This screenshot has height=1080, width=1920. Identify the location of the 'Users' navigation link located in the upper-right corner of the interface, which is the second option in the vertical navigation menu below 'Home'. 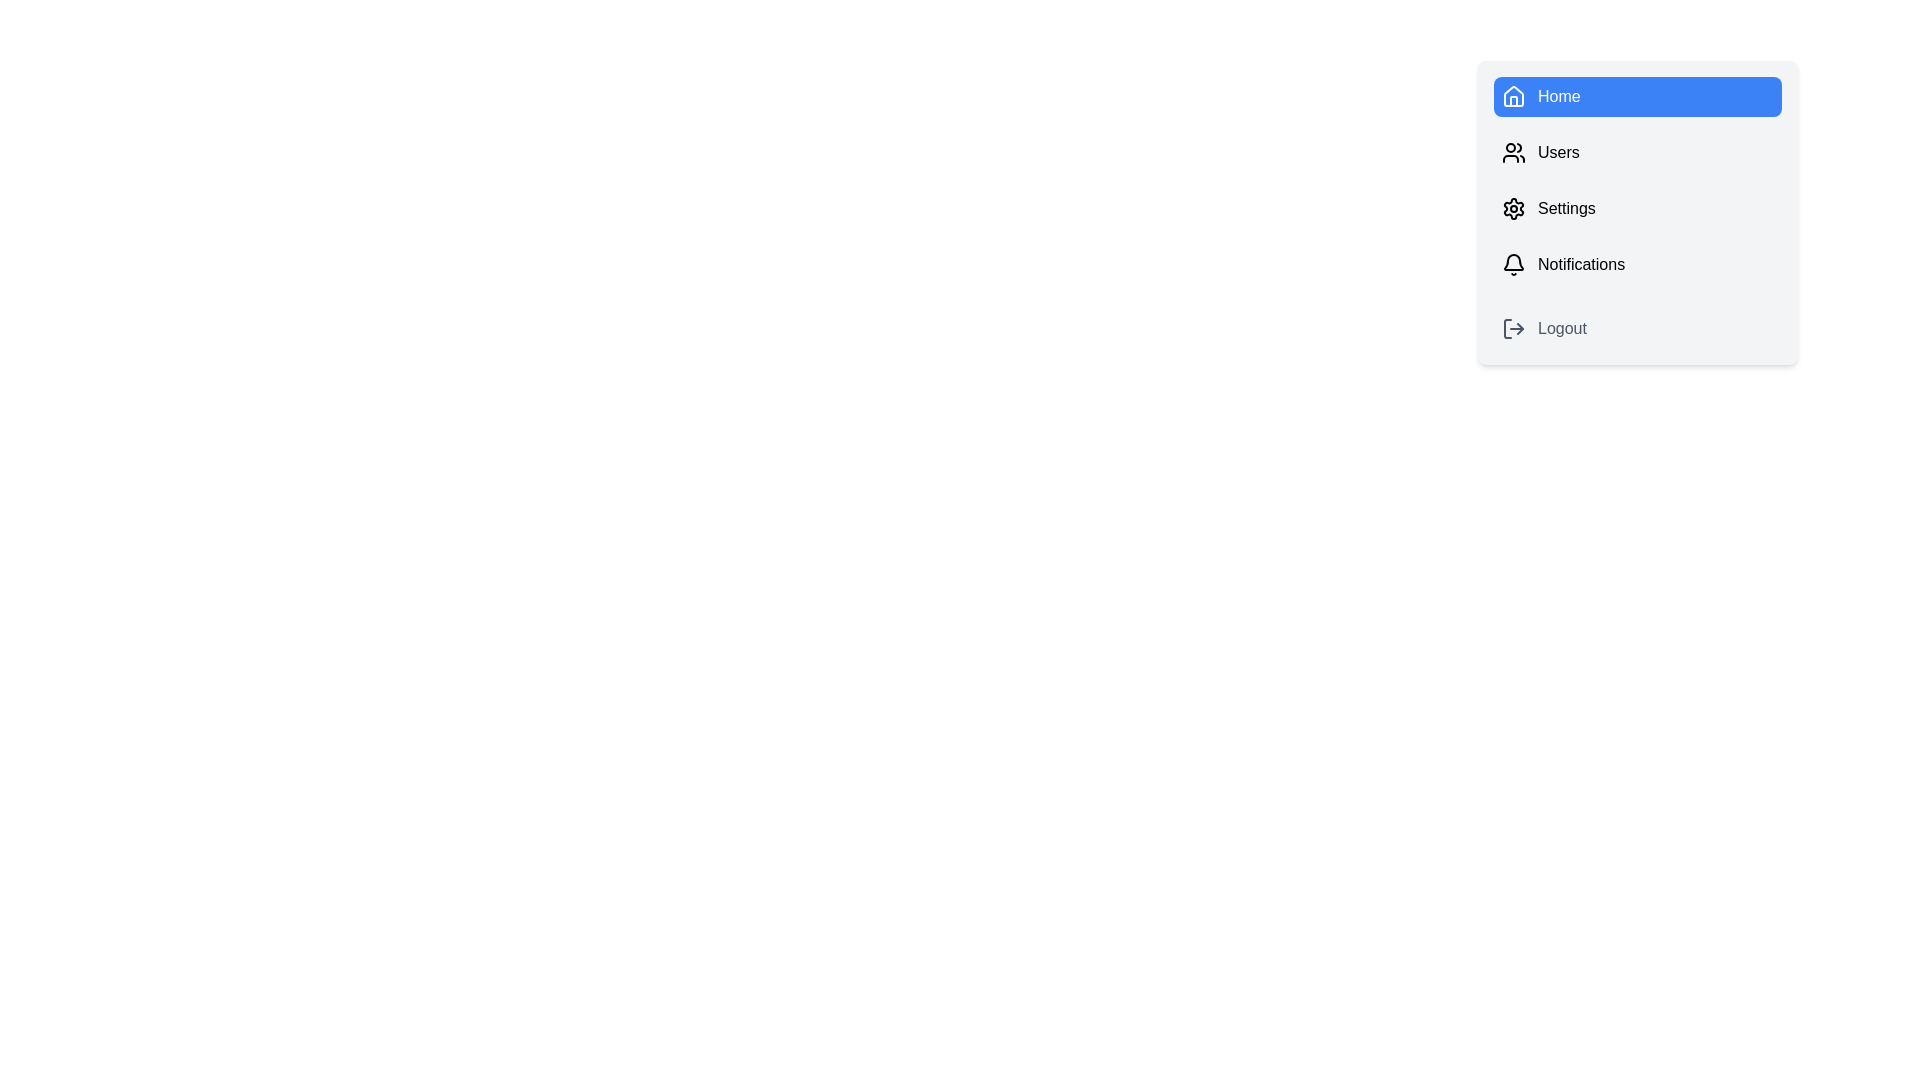
(1637, 152).